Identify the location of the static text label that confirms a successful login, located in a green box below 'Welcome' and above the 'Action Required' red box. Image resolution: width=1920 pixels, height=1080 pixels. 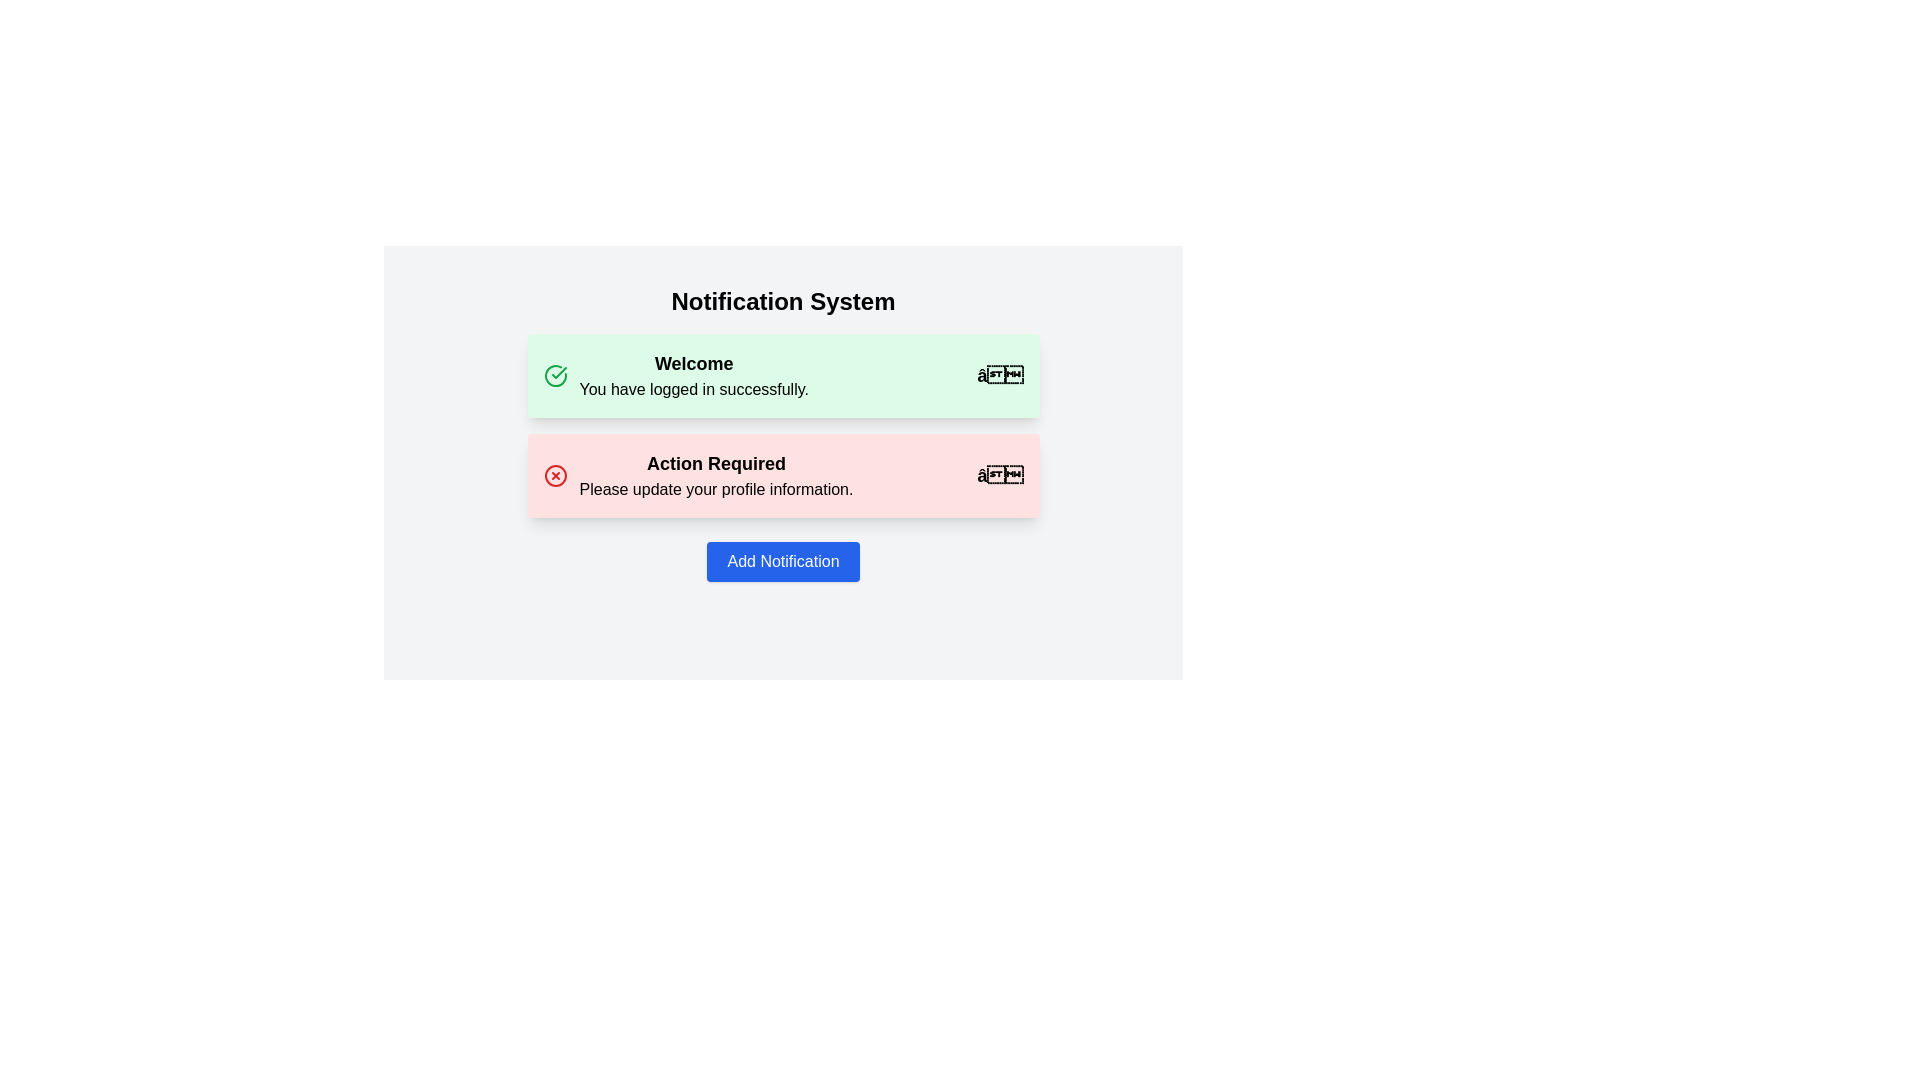
(694, 389).